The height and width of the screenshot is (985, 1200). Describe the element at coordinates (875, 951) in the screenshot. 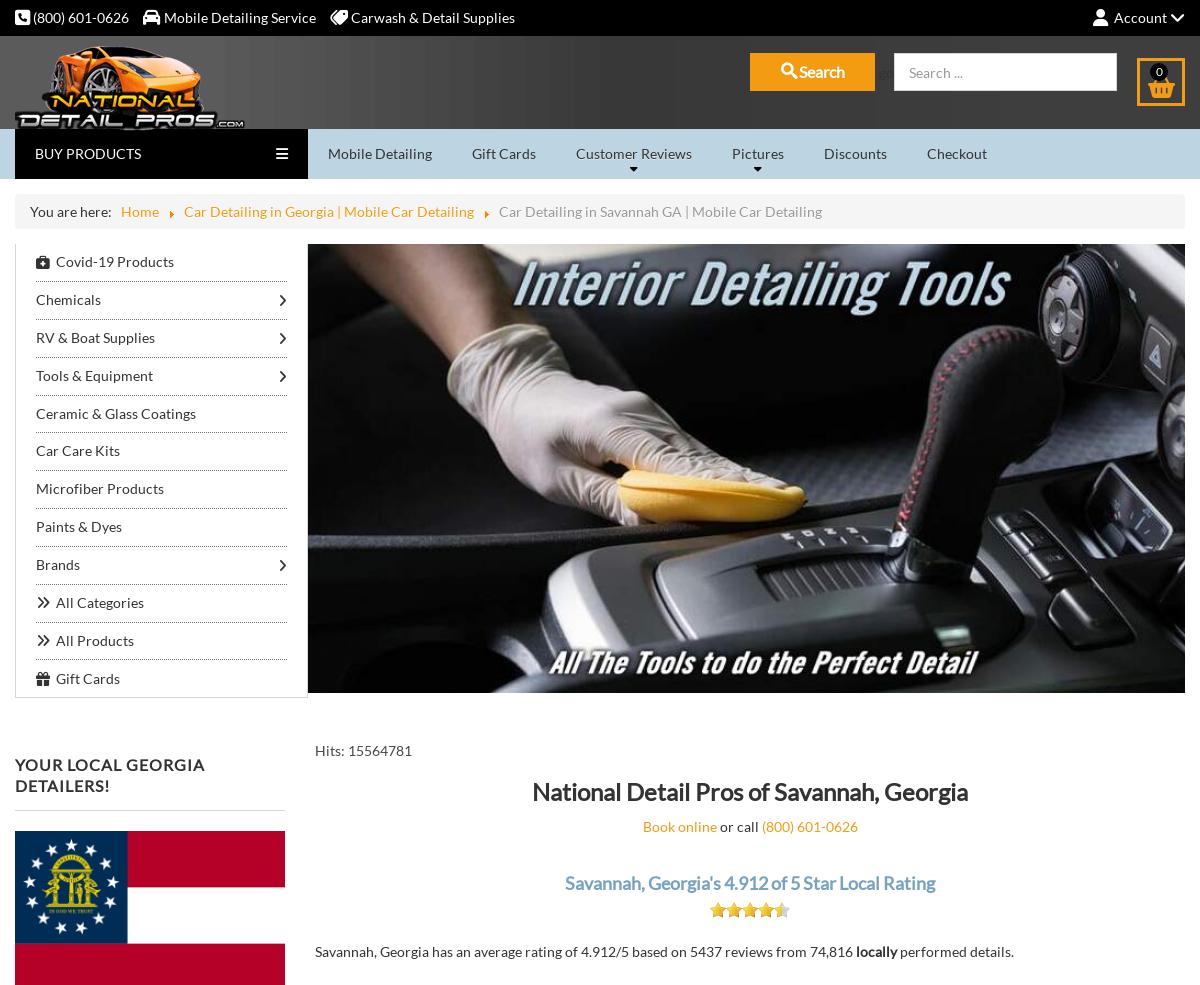

I see `'locally'` at that location.